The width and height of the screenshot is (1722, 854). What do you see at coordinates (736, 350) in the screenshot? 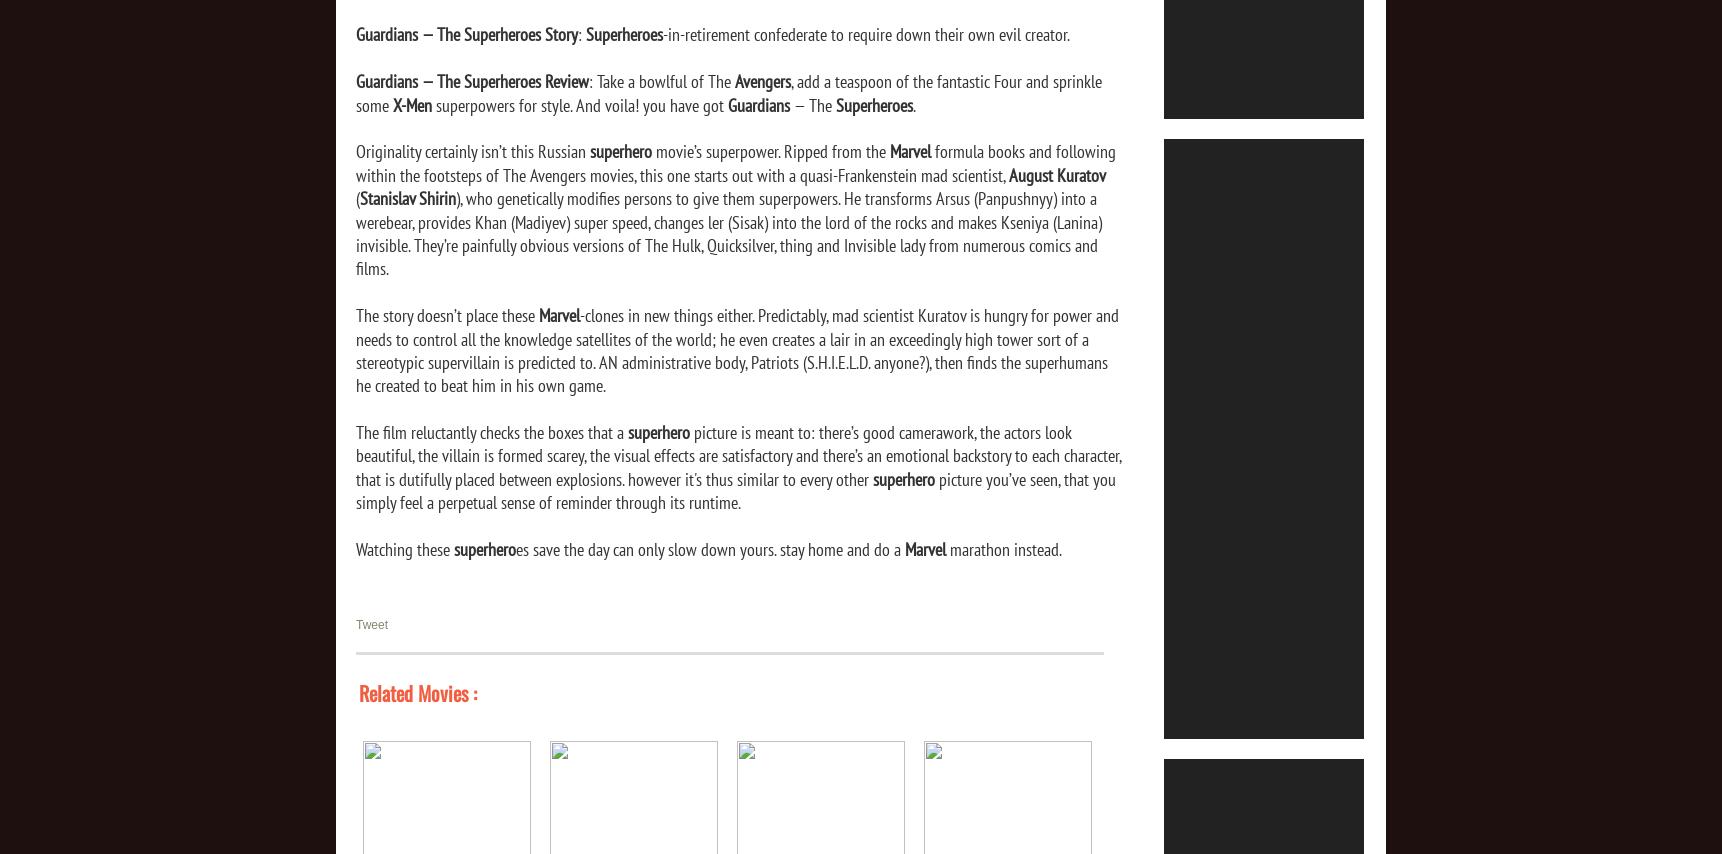
I see `'-clones in new
things either. Predictably, mad scientist Kuratov is hungry for power and needs
to control all the knowledge satellites of the world; he even creates a lair in
an exceedingly high tower sort of a stereotypic supervillain is predicted to.
AN administrative body, Patriots (S.H.I.E.L.D. anyone?), then finds the
superhumans he created to beat him in his own game.'` at bounding box center [736, 350].